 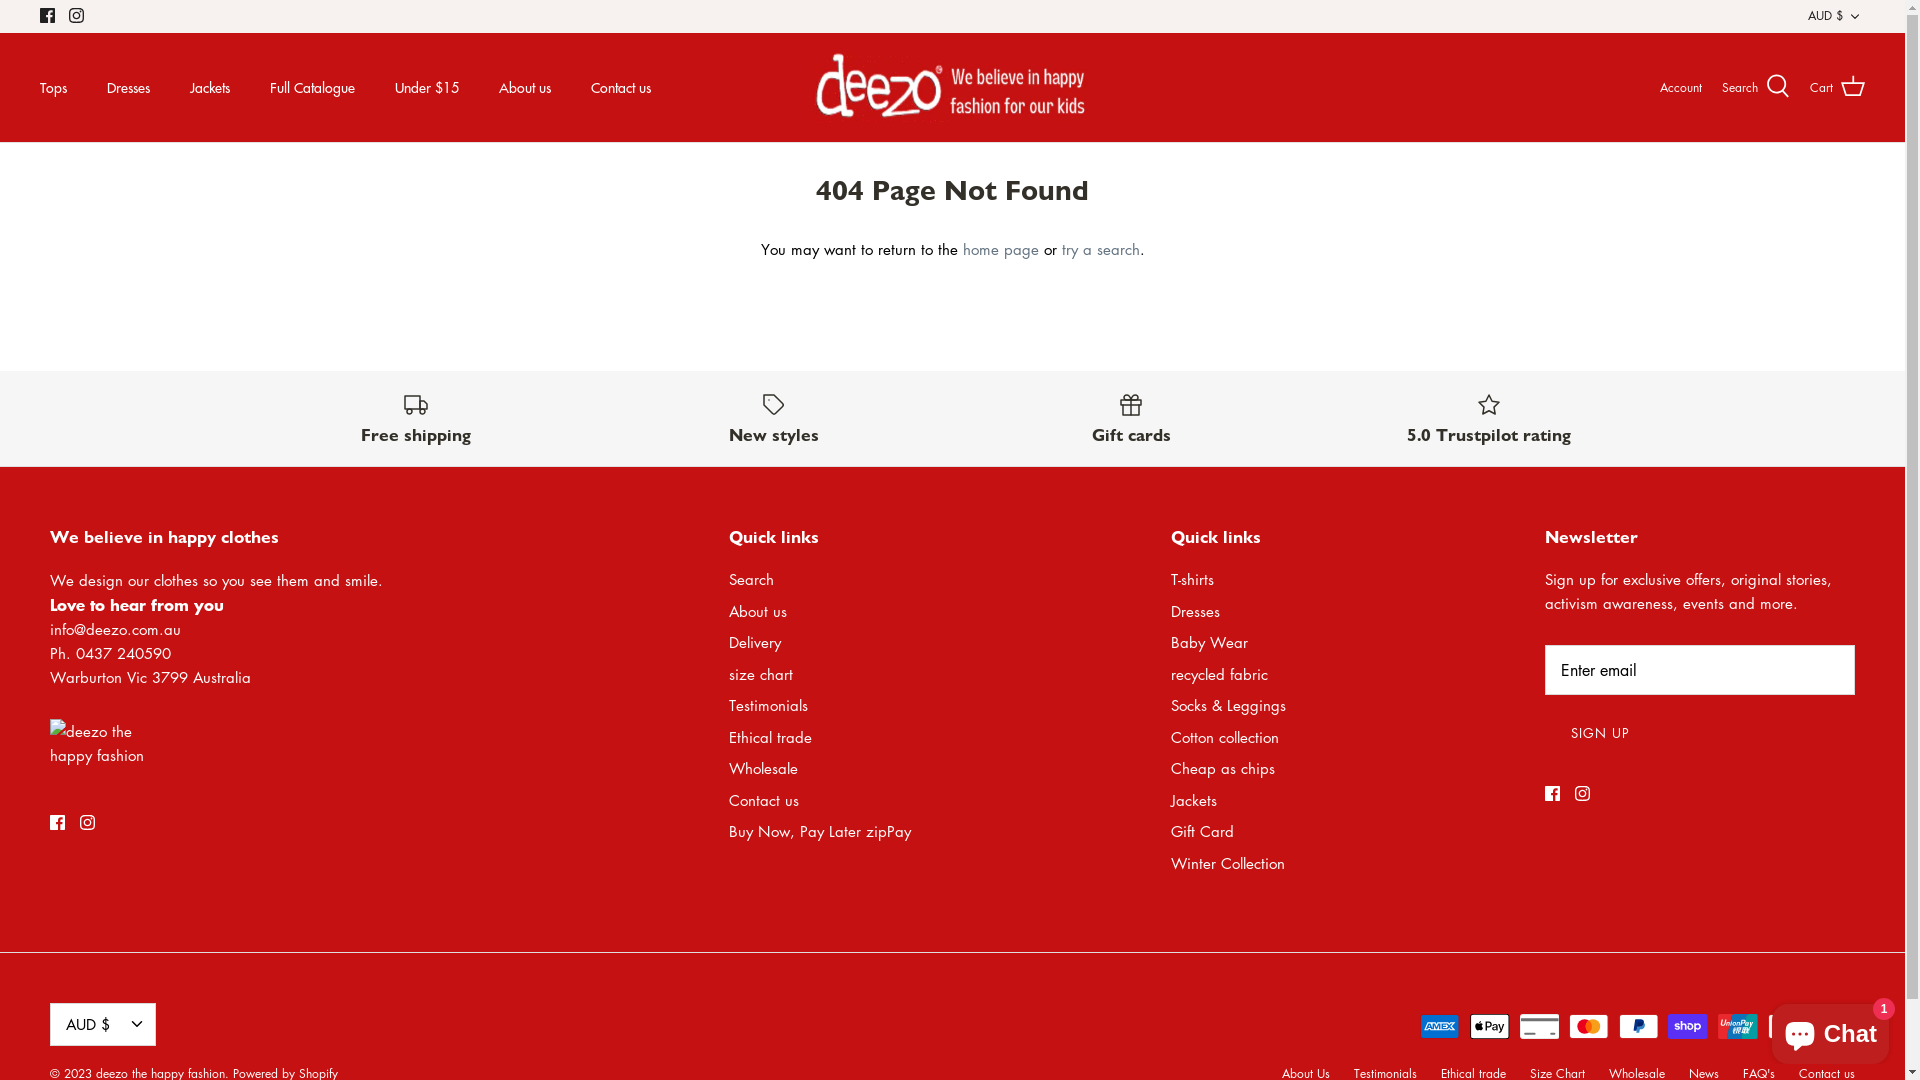 What do you see at coordinates (1830, 1029) in the screenshot?
I see `'Shopify online store chat'` at bounding box center [1830, 1029].